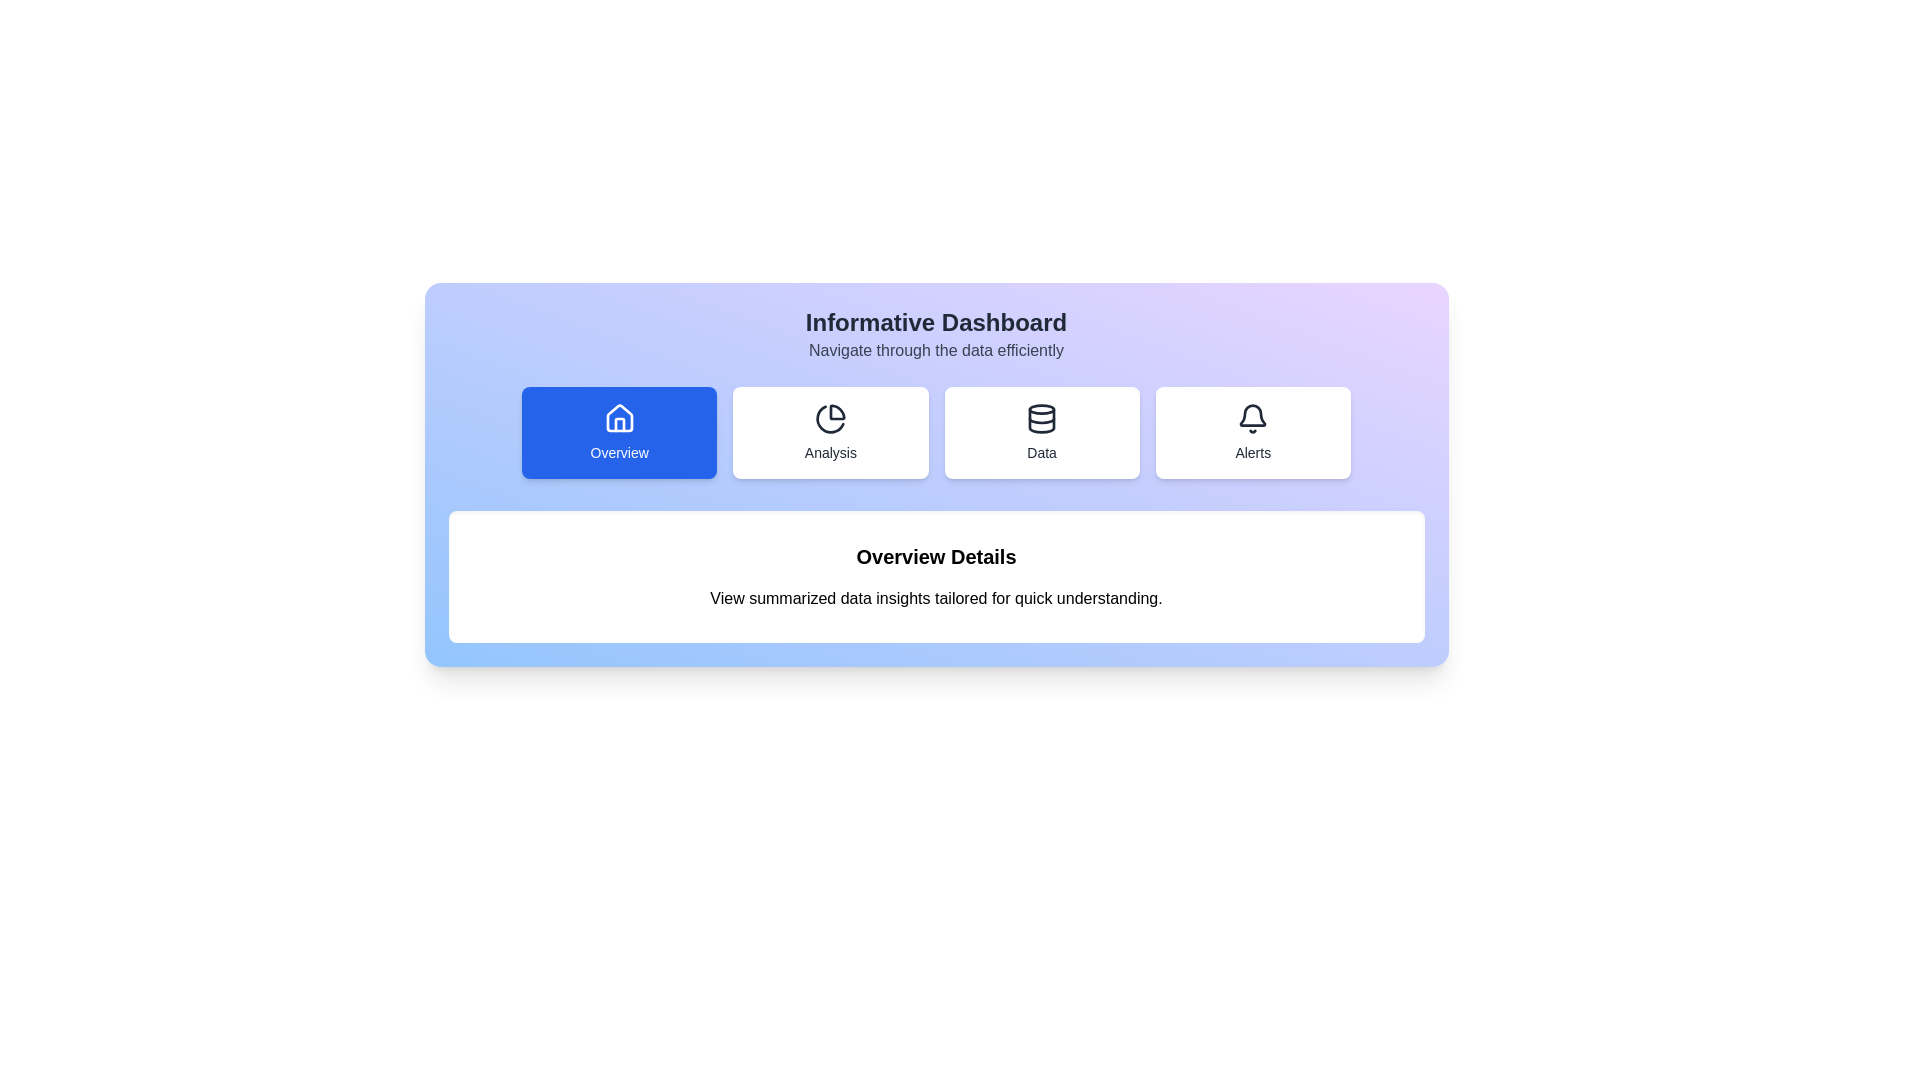  Describe the element at coordinates (618, 418) in the screenshot. I see `the 'Overview' icon located in the top section of the menu` at that location.